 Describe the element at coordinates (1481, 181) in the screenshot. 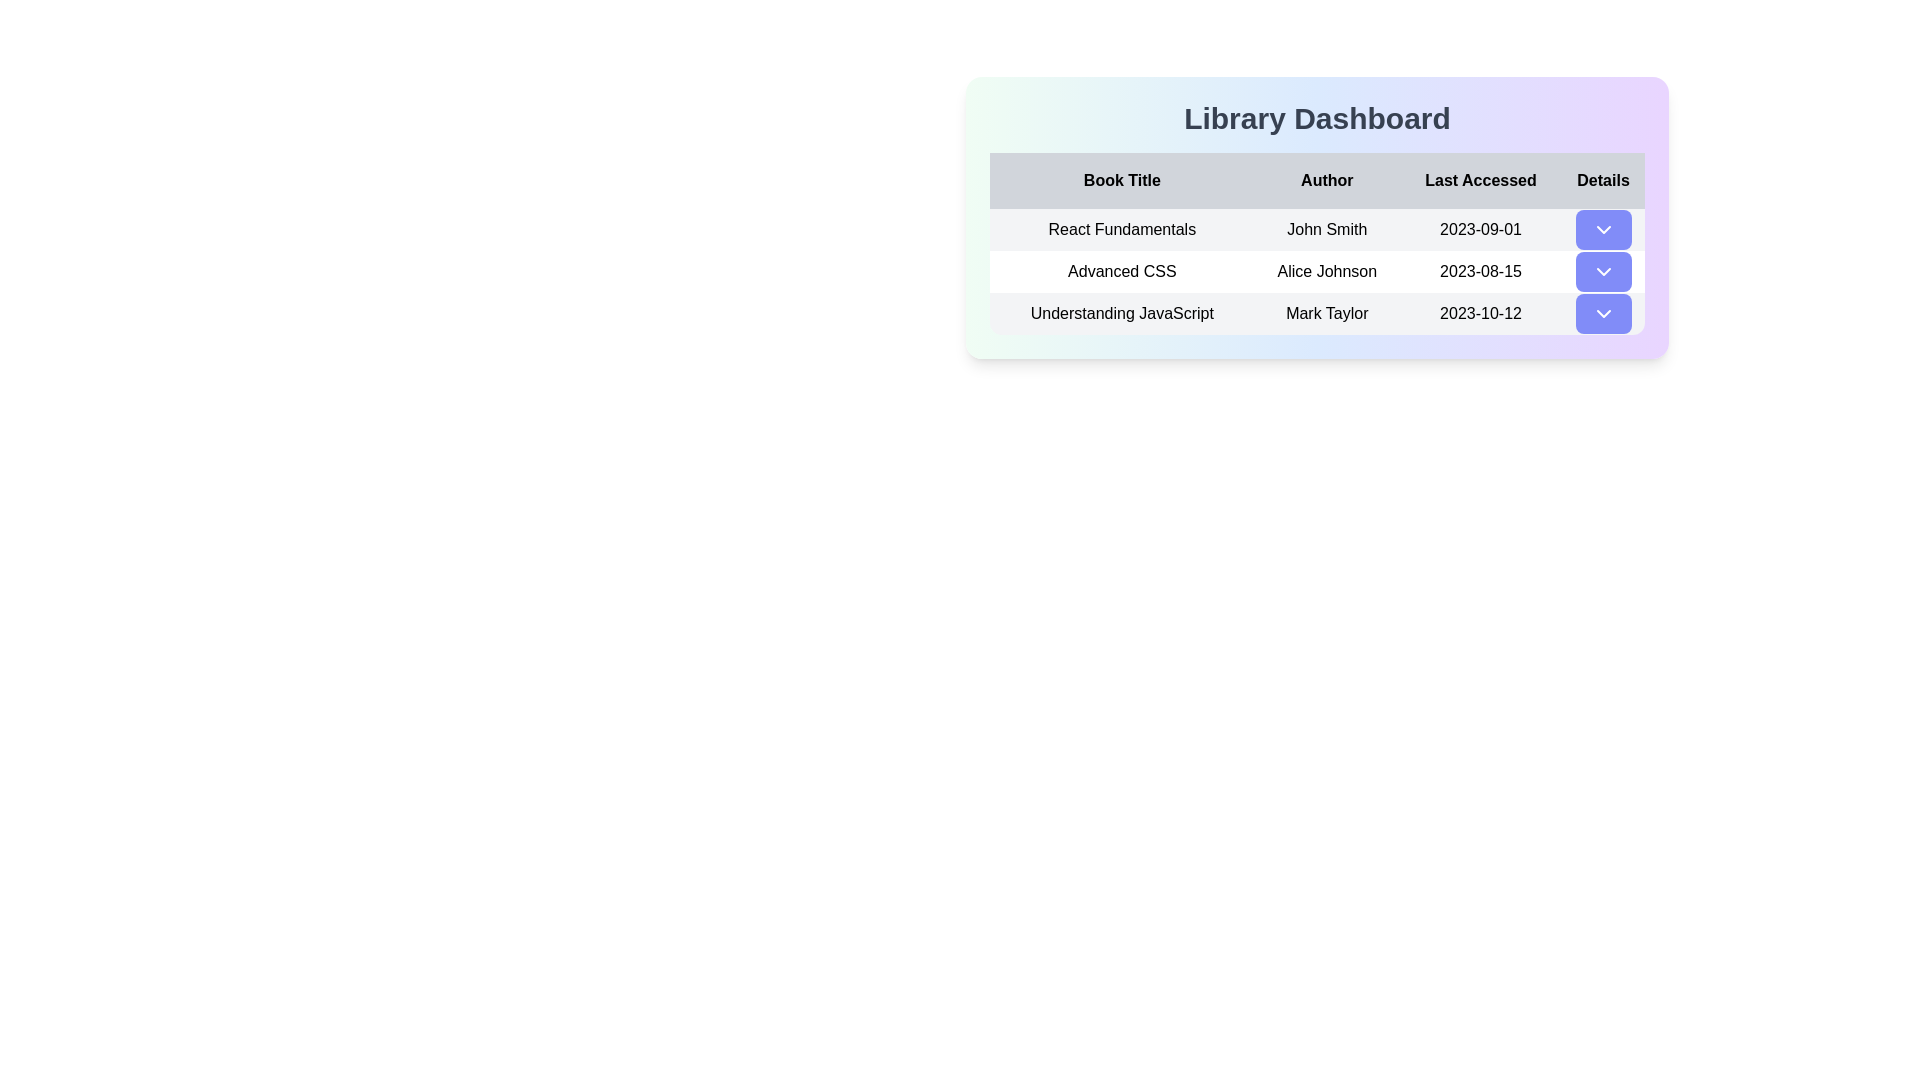

I see `the 'Last Accessed' table header label, which is positioned in the third column of the table, between the 'Author' and 'Details' columns` at that location.